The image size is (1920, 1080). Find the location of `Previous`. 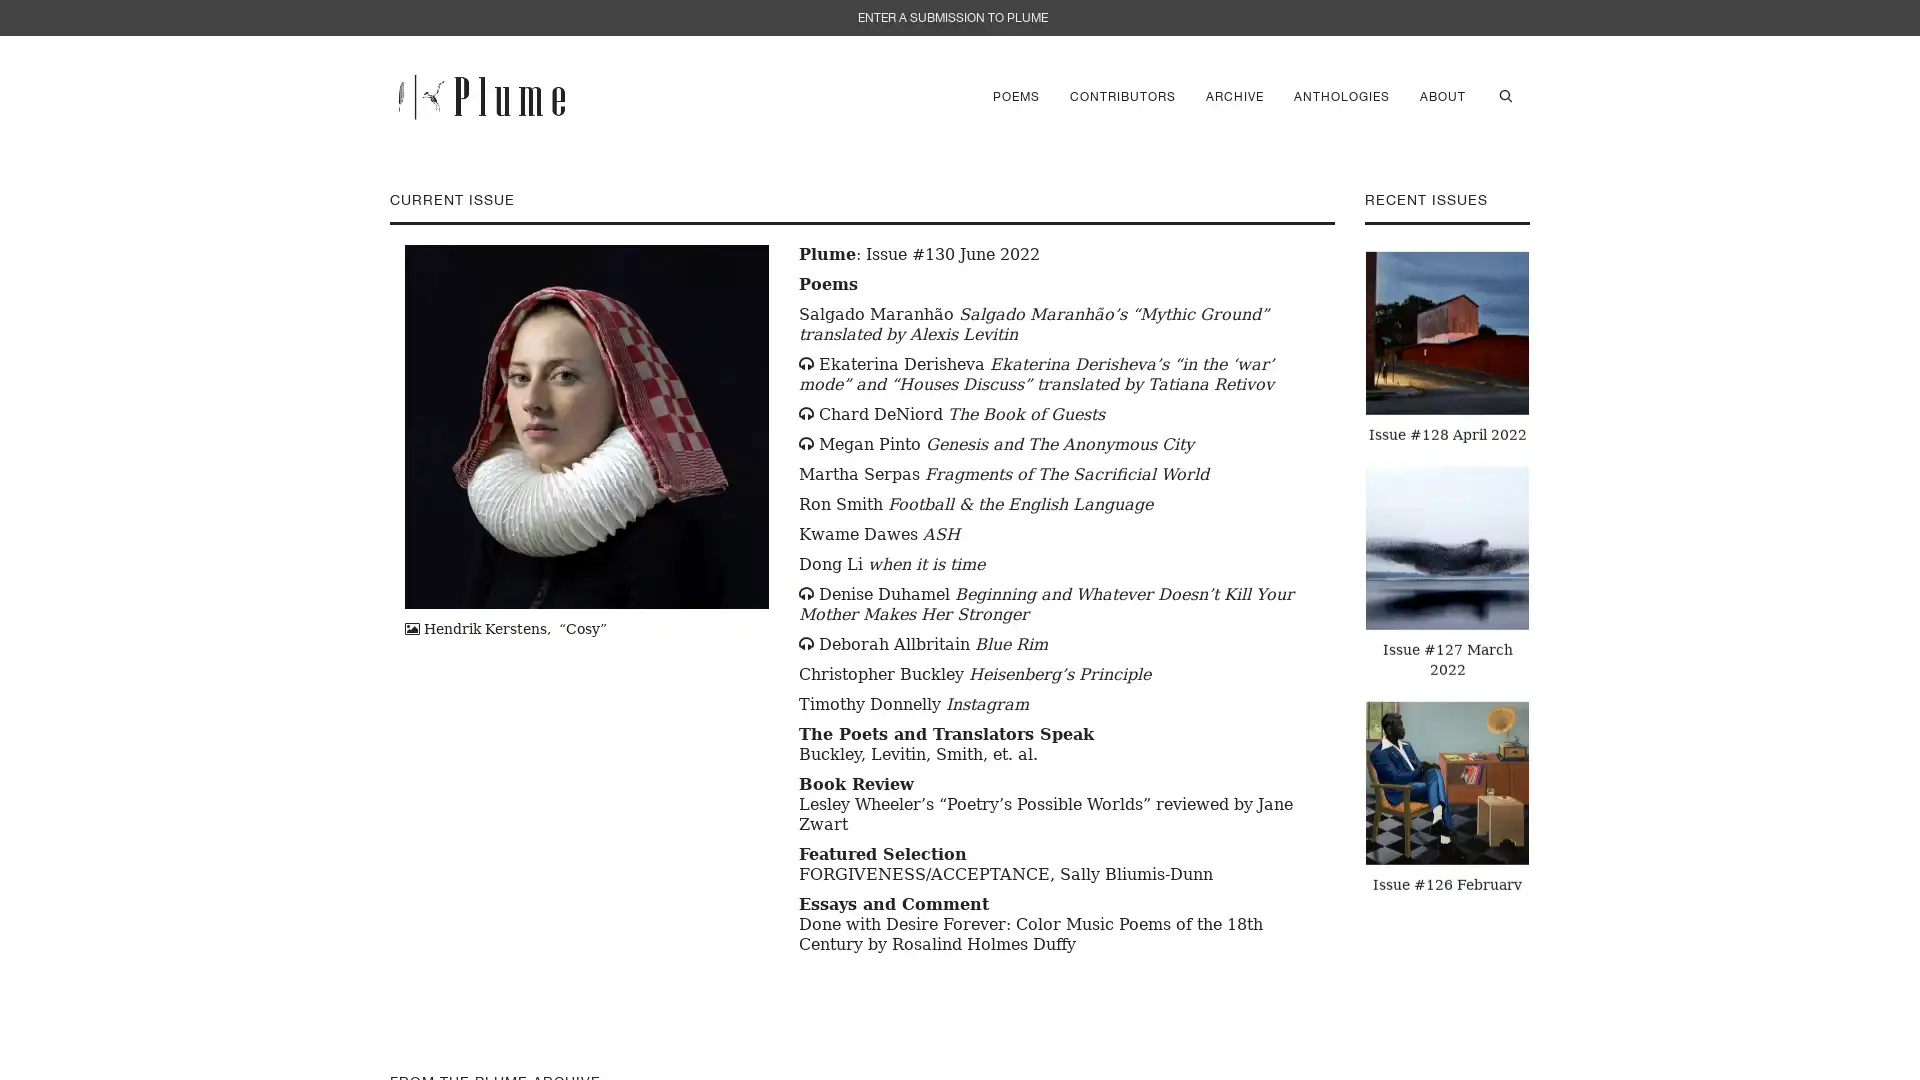

Previous is located at coordinates (1349, 567).